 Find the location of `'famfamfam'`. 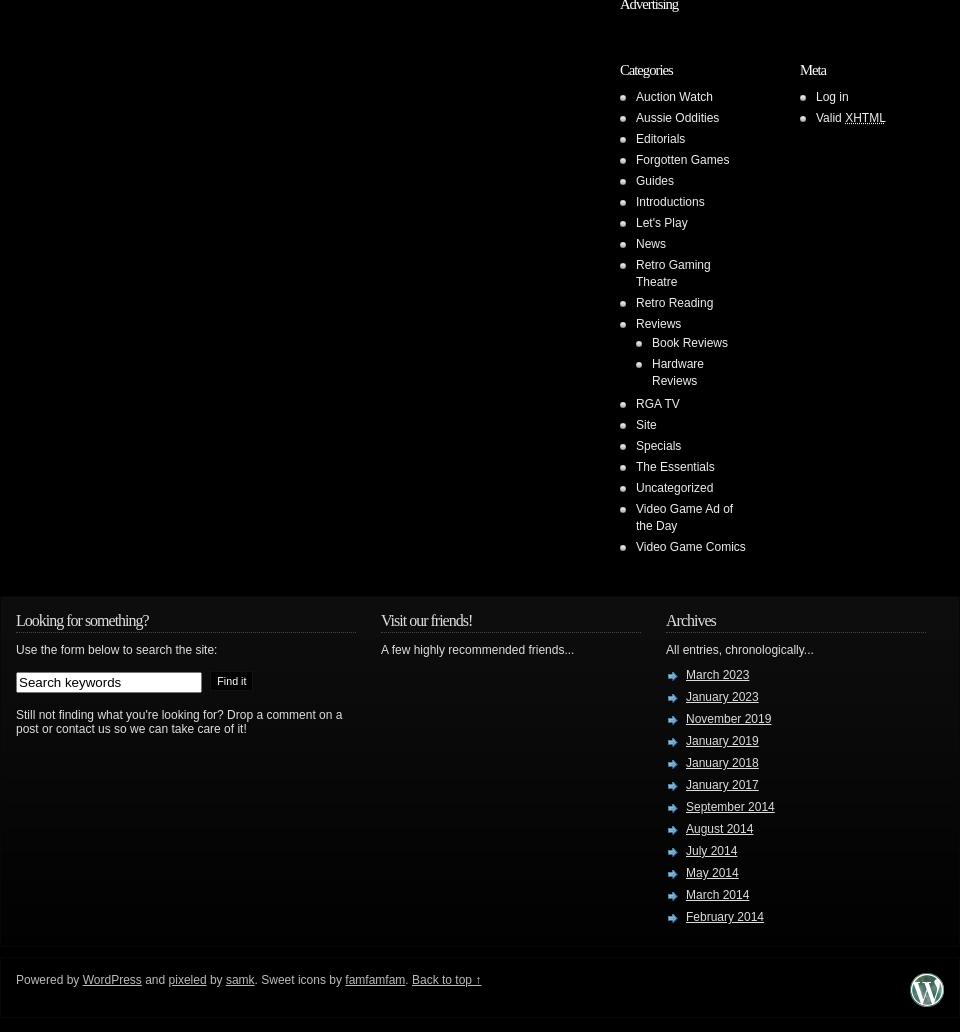

'famfamfam' is located at coordinates (373, 978).